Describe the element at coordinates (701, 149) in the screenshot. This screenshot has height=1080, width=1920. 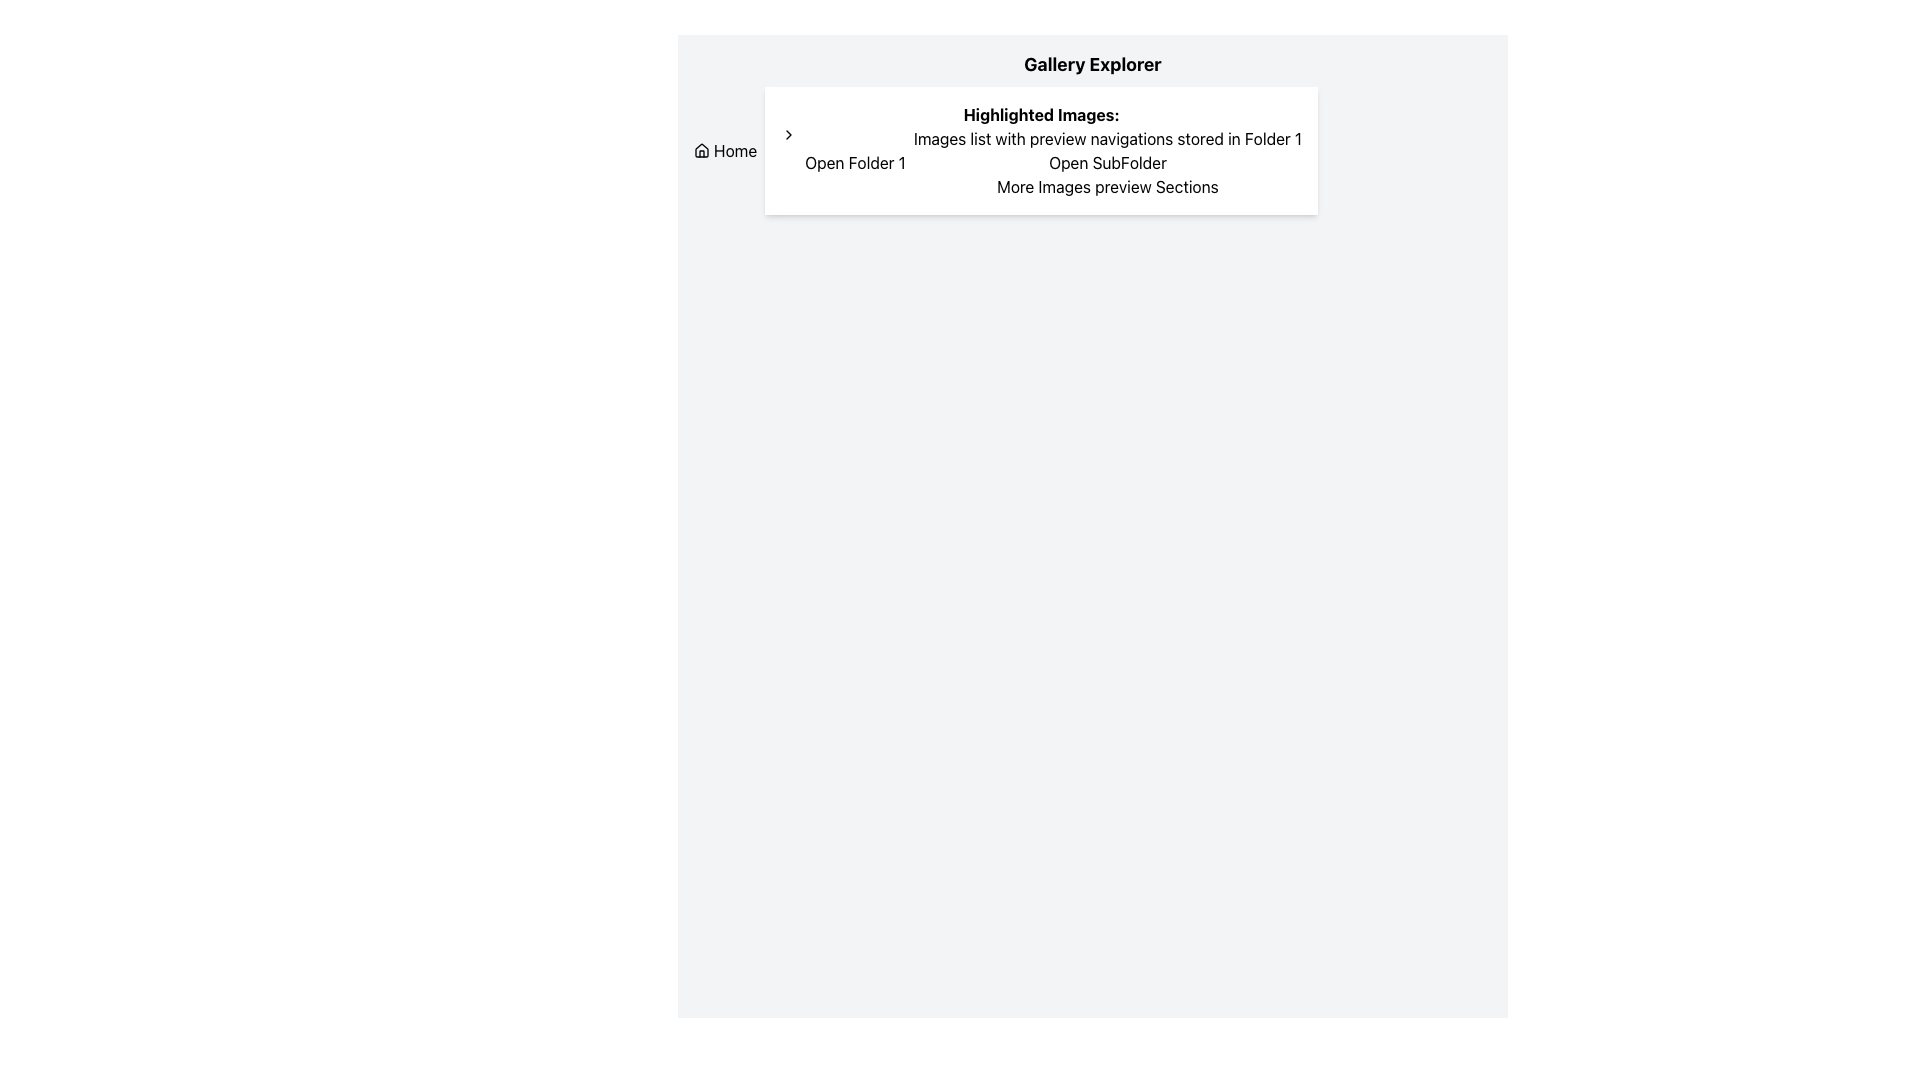
I see `the 'Home' button icon, which is a house-shaped icon with a thin outline and round edges, located at the top-left side of the interface` at that location.